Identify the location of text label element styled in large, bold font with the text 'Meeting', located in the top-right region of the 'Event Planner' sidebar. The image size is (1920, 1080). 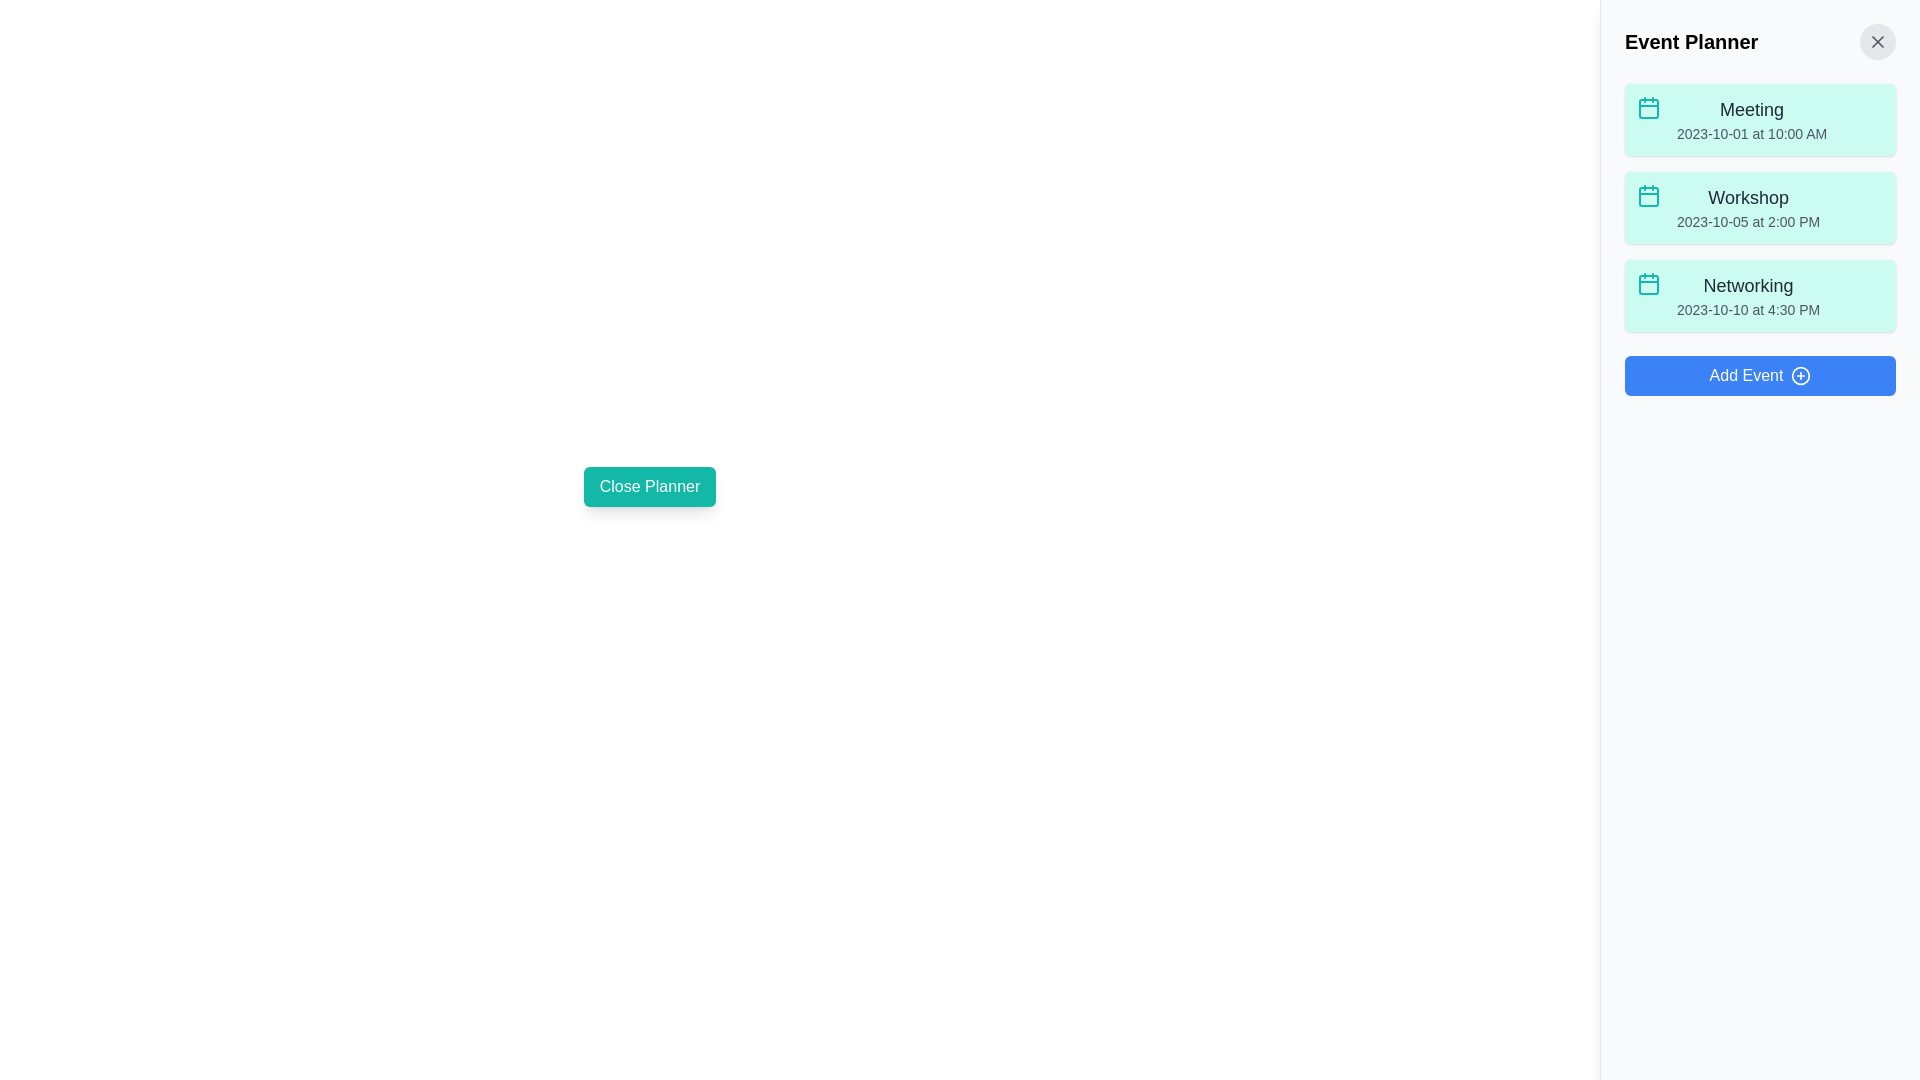
(1751, 110).